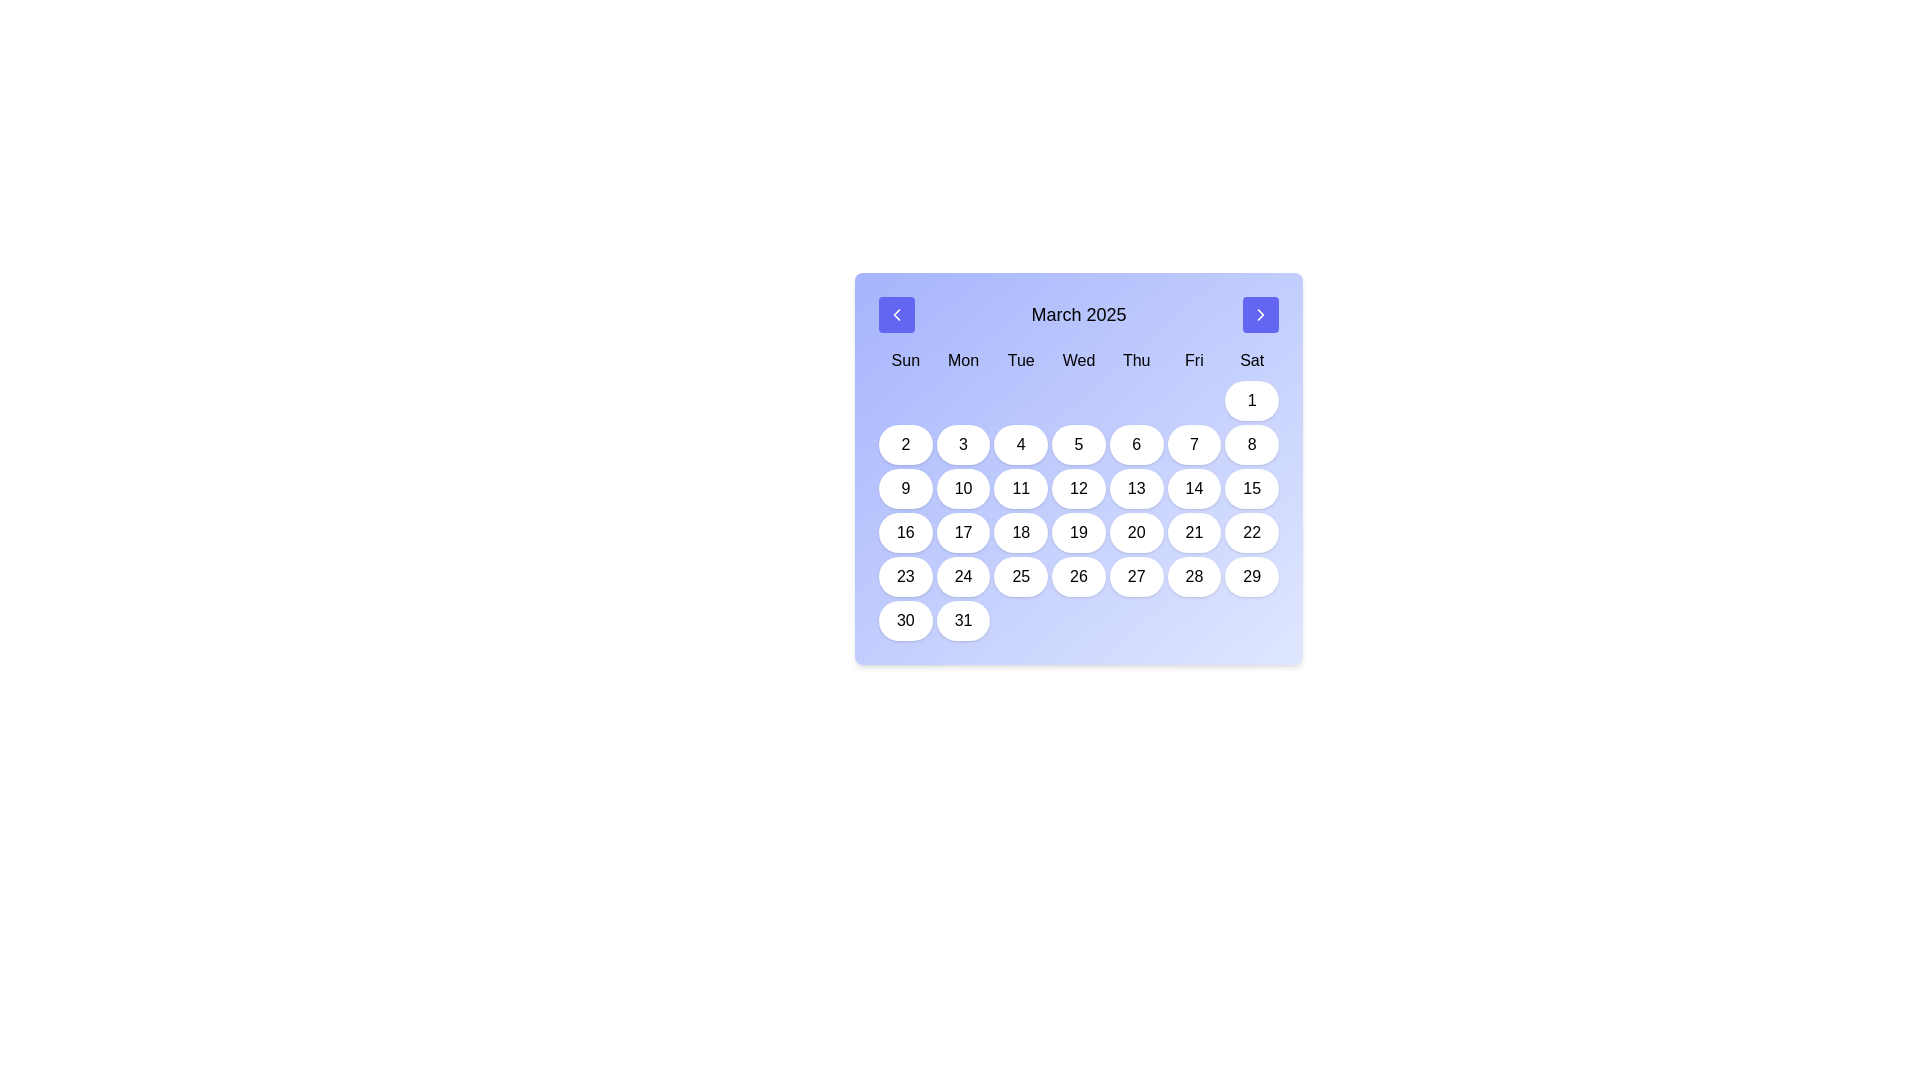  Describe the element at coordinates (963, 577) in the screenshot. I see `the circular button displaying the number '24' to confirm selection` at that location.